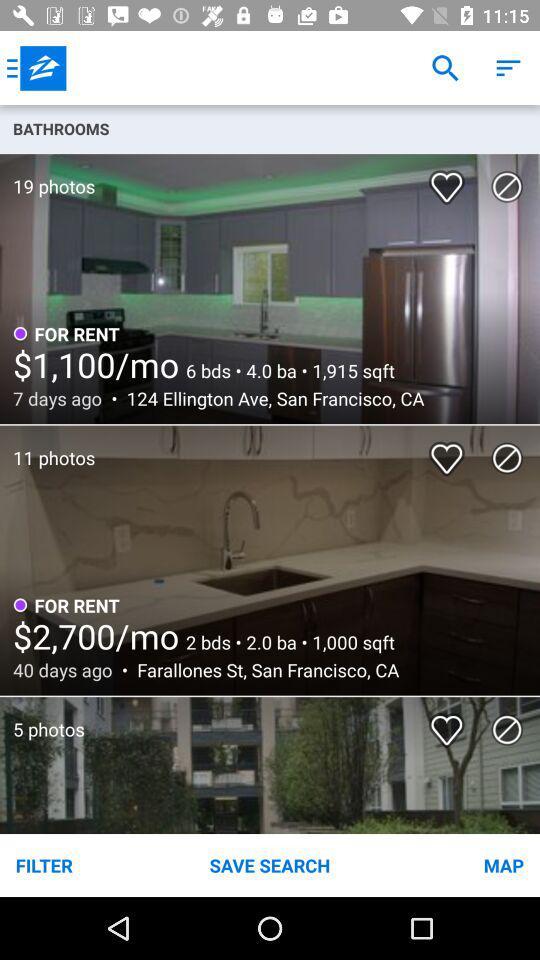  What do you see at coordinates (270, 397) in the screenshot?
I see `the 124 ellington ave` at bounding box center [270, 397].